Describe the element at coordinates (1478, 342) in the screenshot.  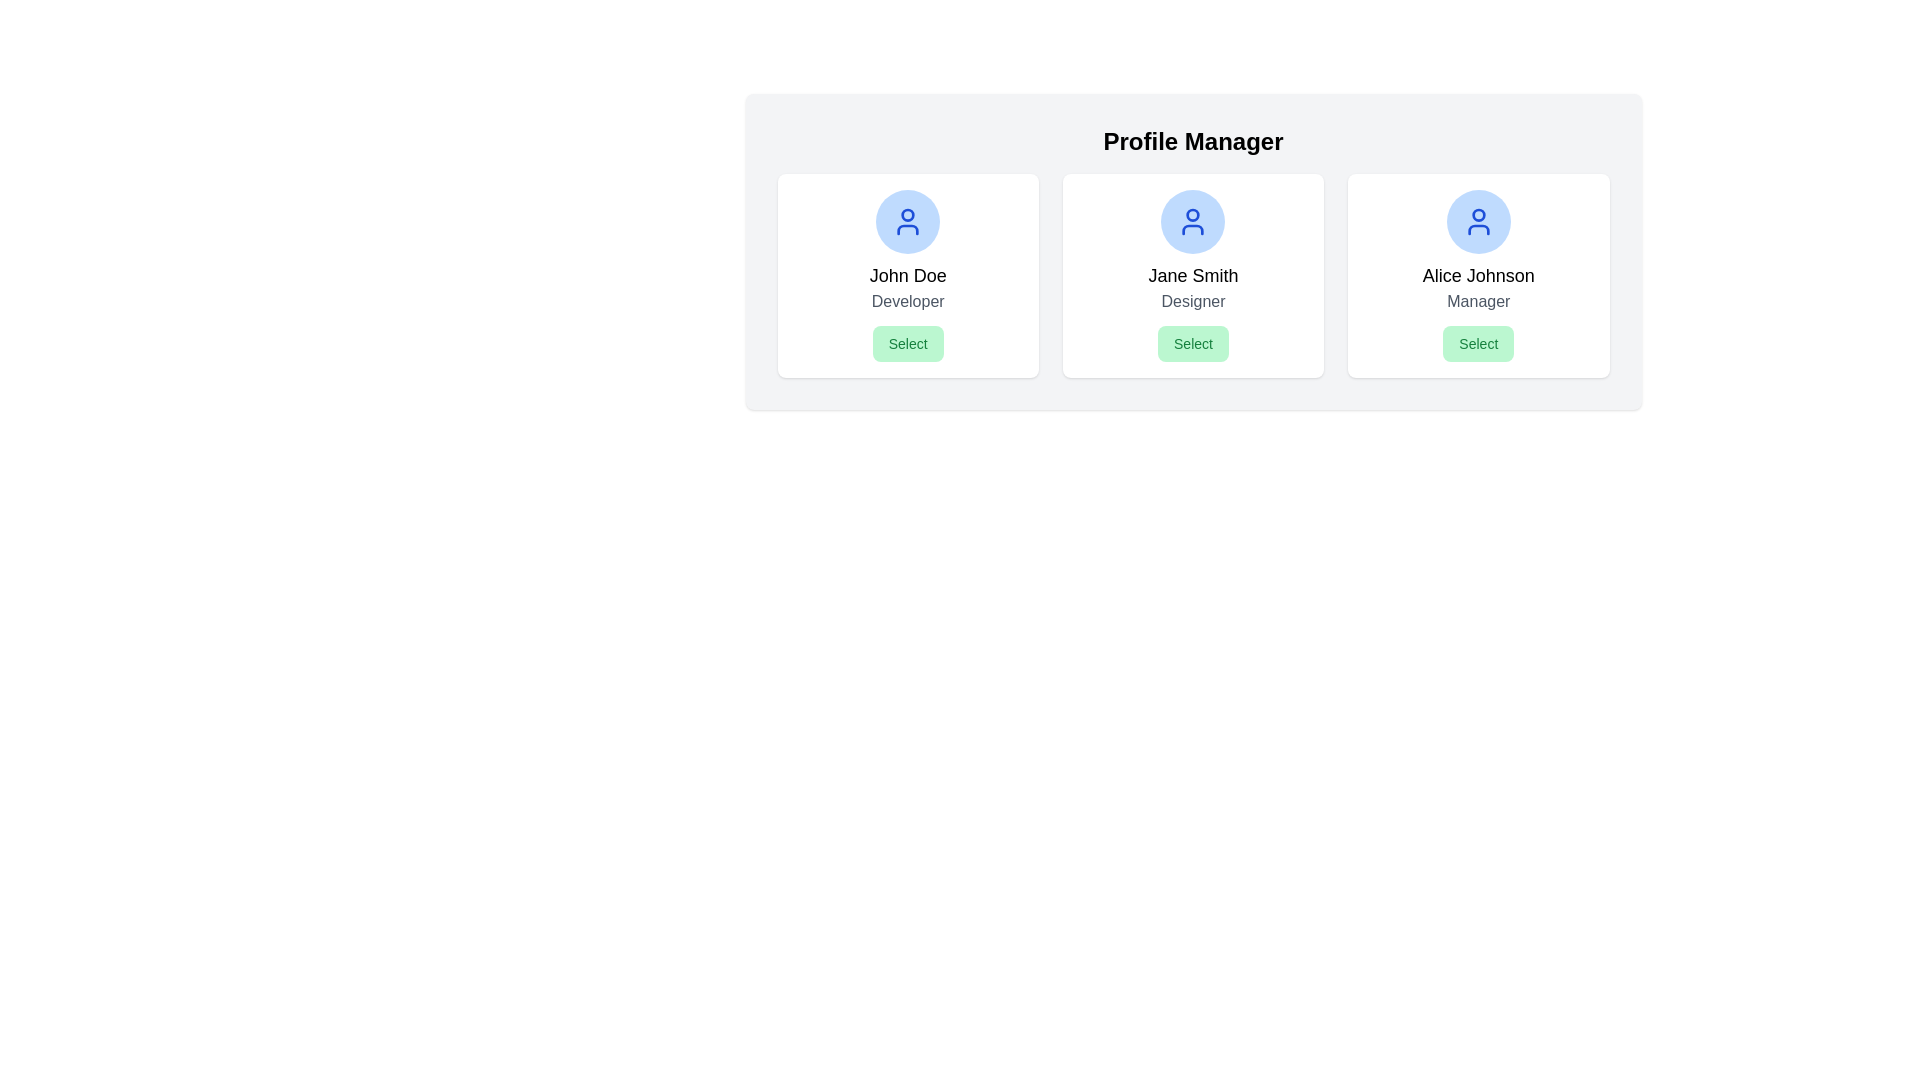
I see `the 'Select' button, which has rounded corners, a light green background, and displays the text 'Select' in green font color` at that location.